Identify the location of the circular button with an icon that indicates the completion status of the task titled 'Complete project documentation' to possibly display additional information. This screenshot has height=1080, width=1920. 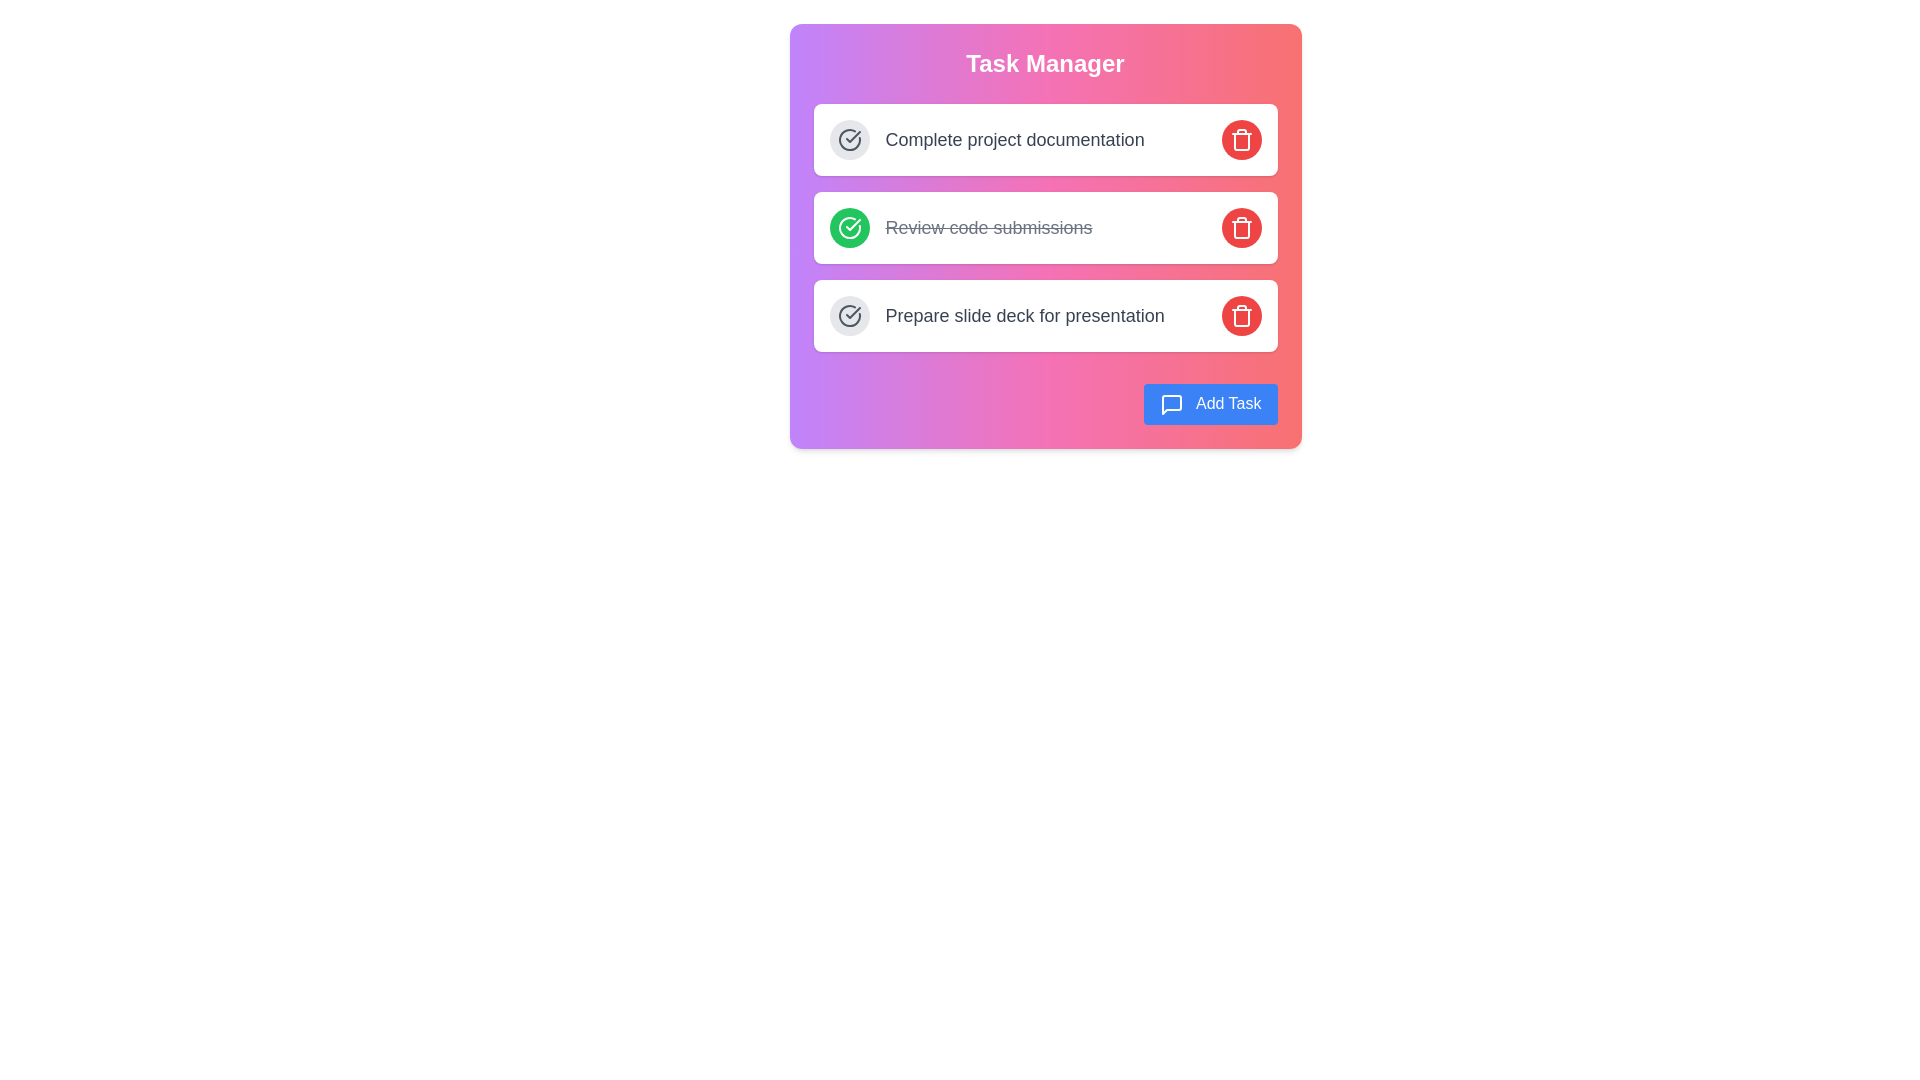
(849, 138).